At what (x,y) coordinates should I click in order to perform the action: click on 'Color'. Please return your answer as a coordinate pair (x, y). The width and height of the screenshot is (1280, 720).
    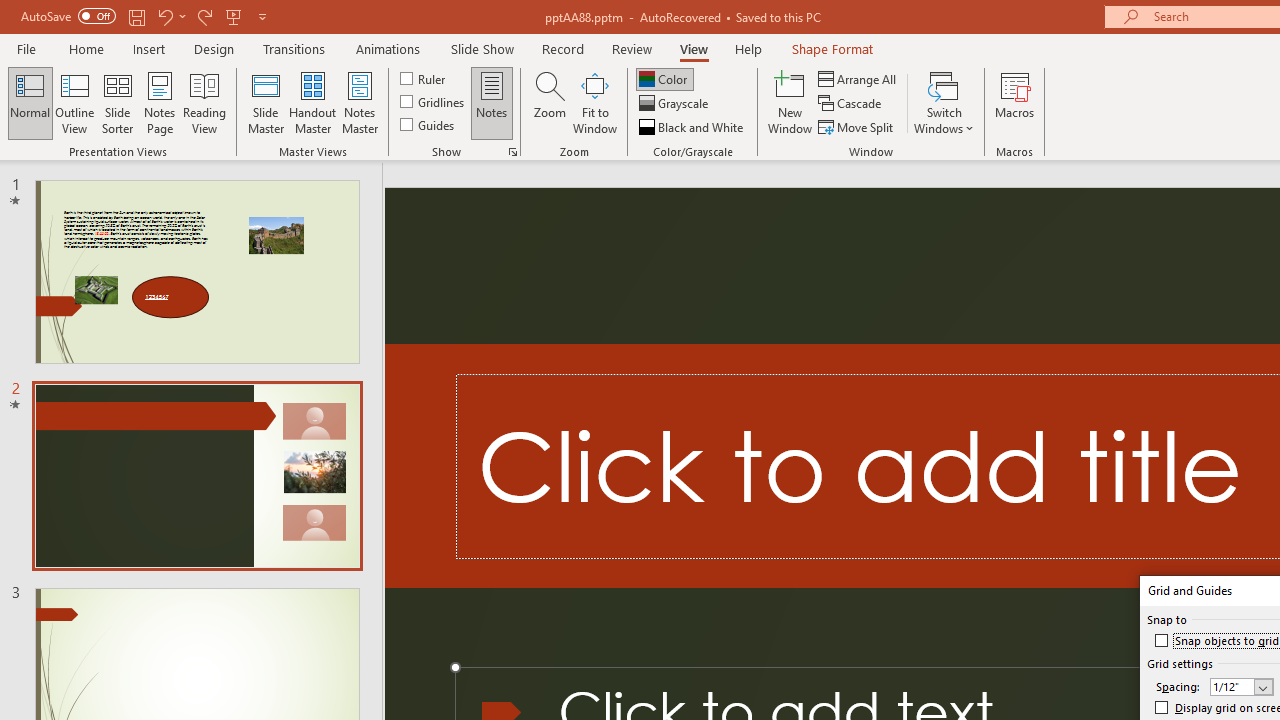
    Looking at the image, I should click on (664, 78).